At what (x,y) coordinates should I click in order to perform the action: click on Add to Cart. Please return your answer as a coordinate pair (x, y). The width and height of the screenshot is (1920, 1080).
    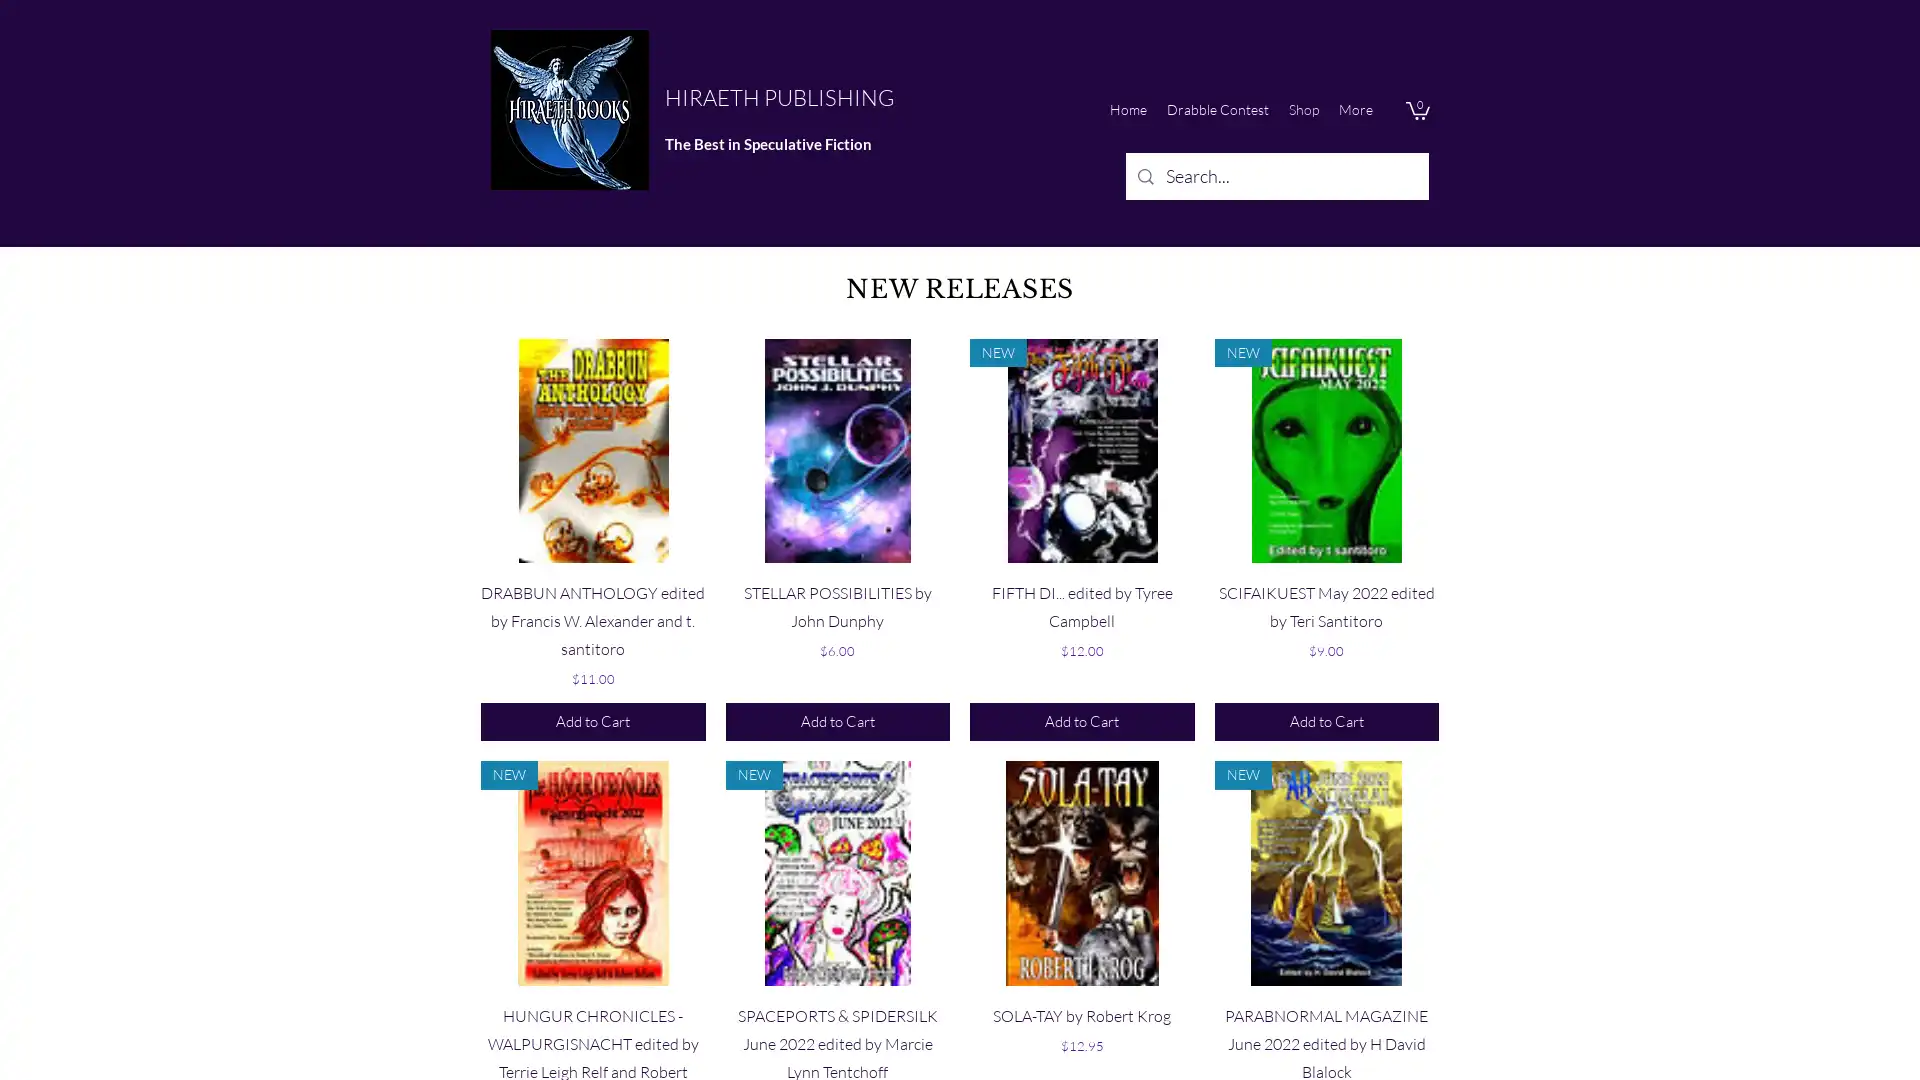
    Looking at the image, I should click on (837, 721).